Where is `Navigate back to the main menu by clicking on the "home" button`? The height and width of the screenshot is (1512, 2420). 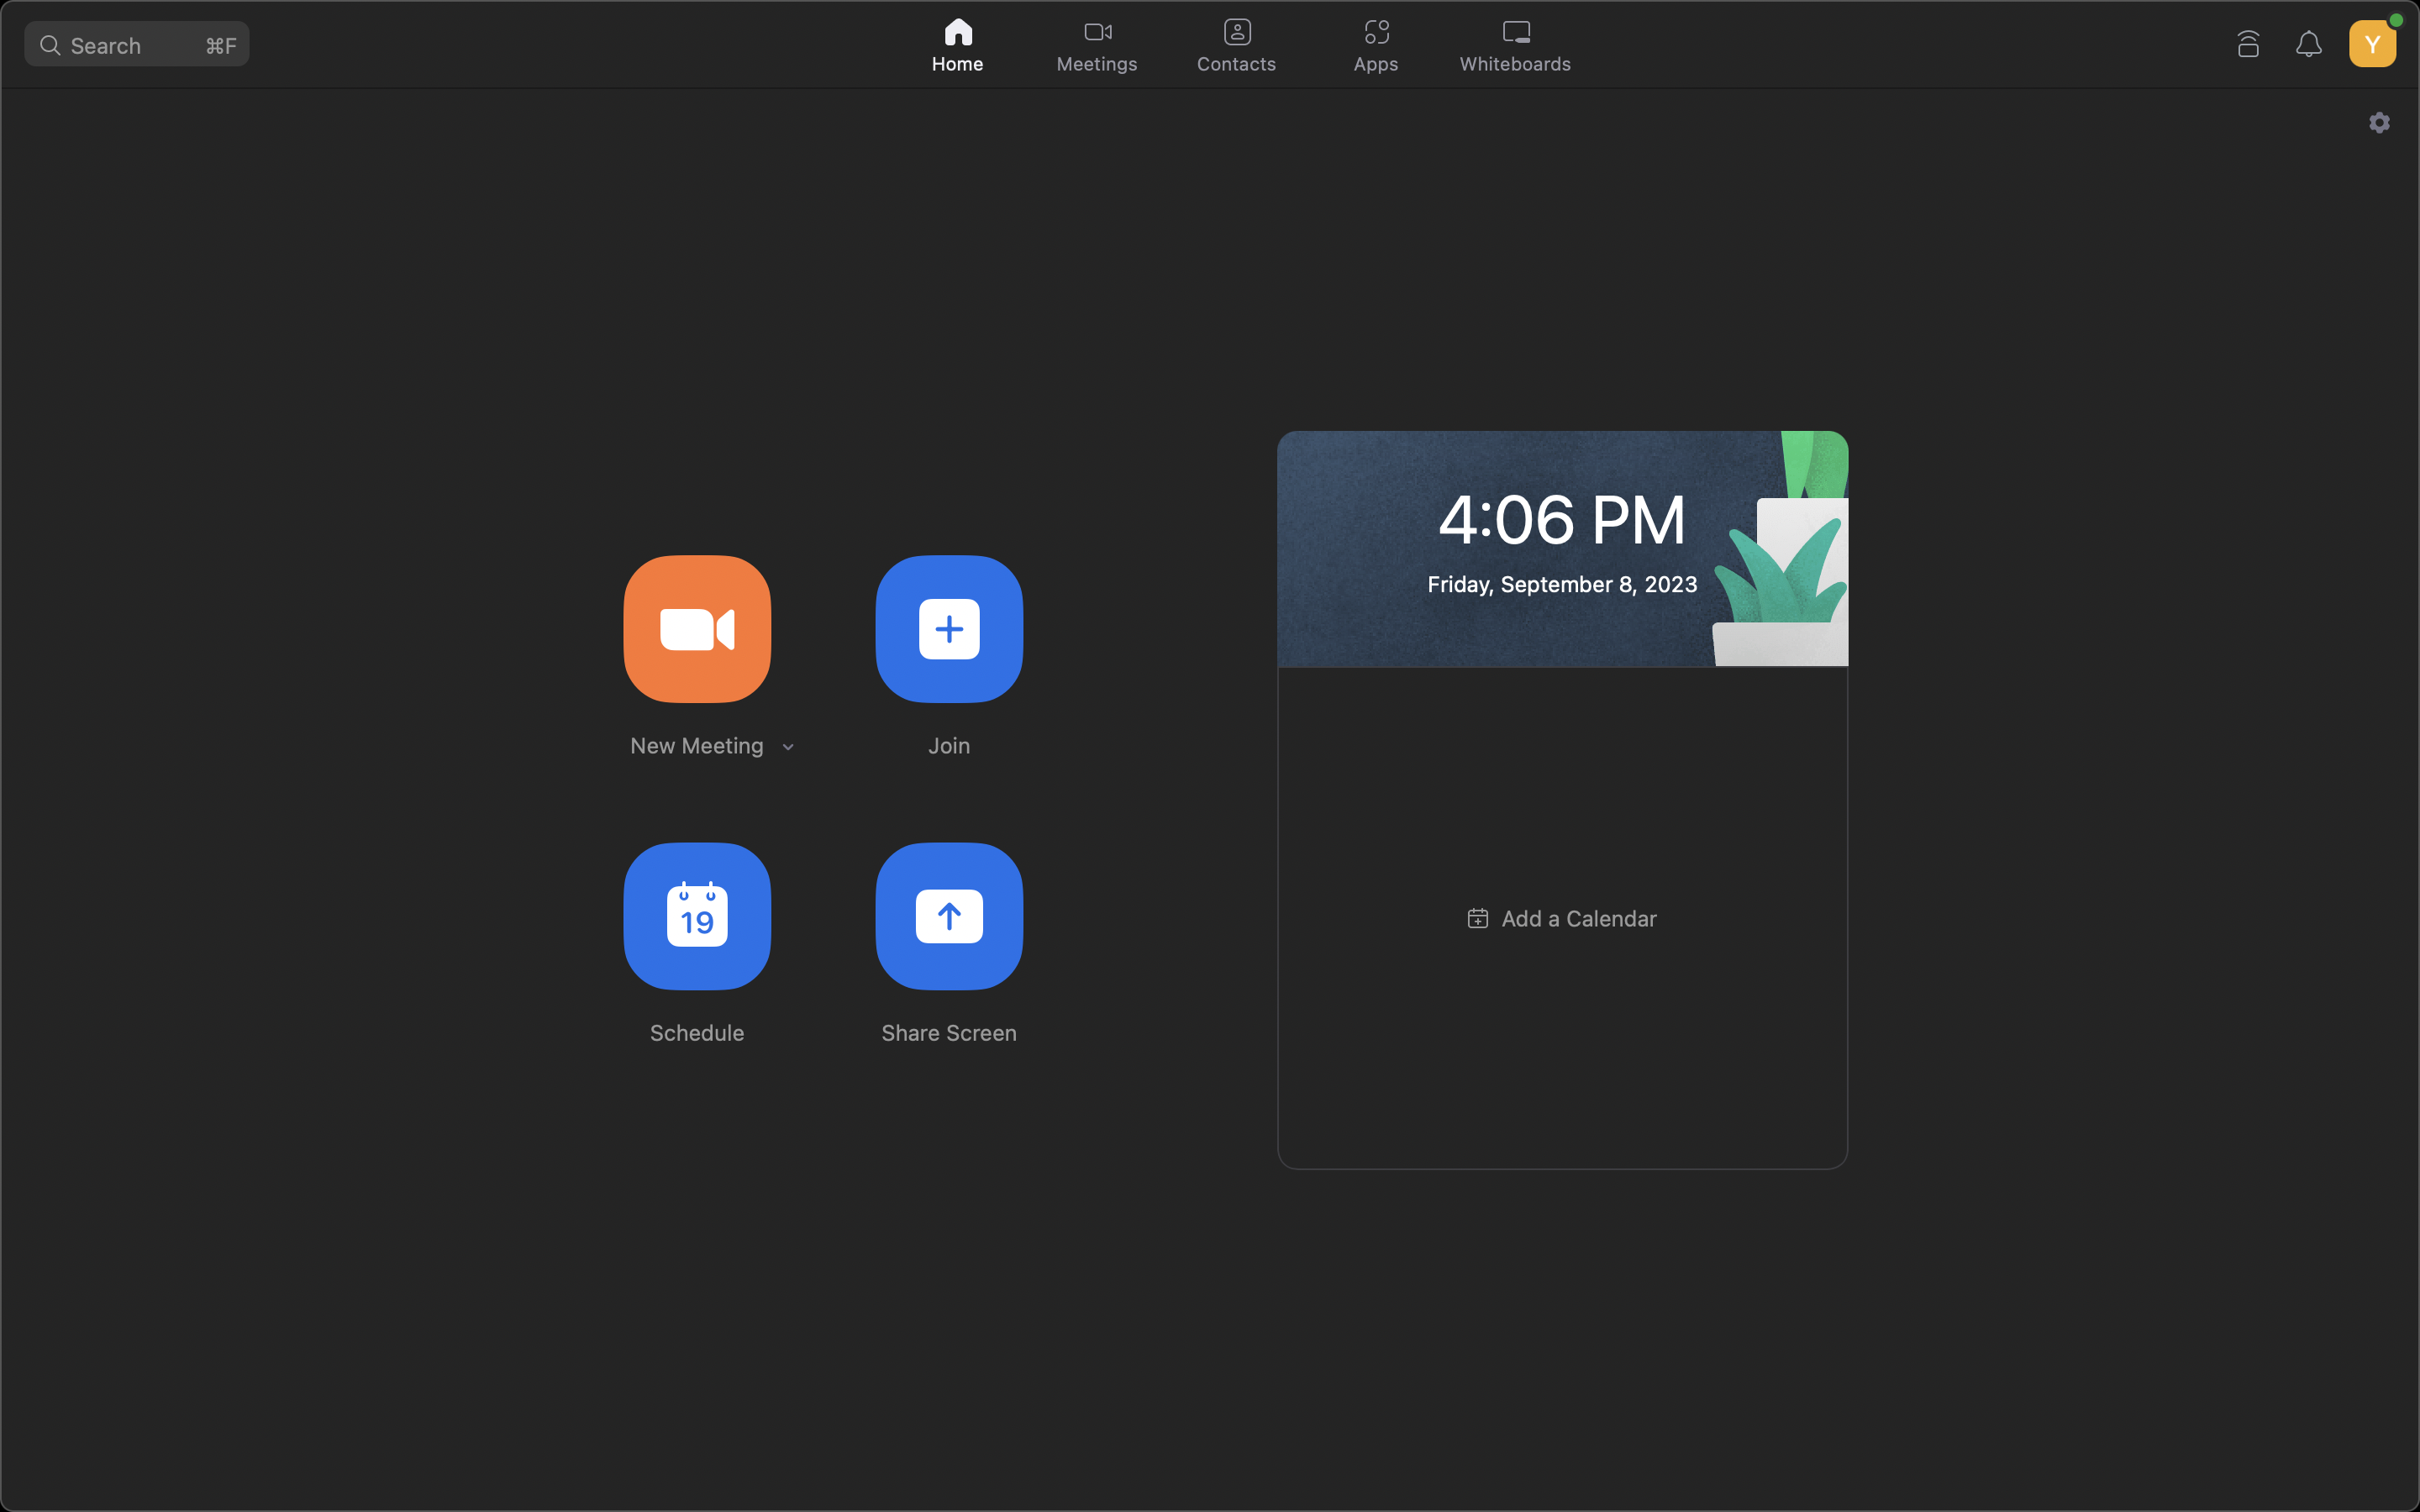
Navigate back to the main menu by clicking on the "home" button is located at coordinates (959, 41).